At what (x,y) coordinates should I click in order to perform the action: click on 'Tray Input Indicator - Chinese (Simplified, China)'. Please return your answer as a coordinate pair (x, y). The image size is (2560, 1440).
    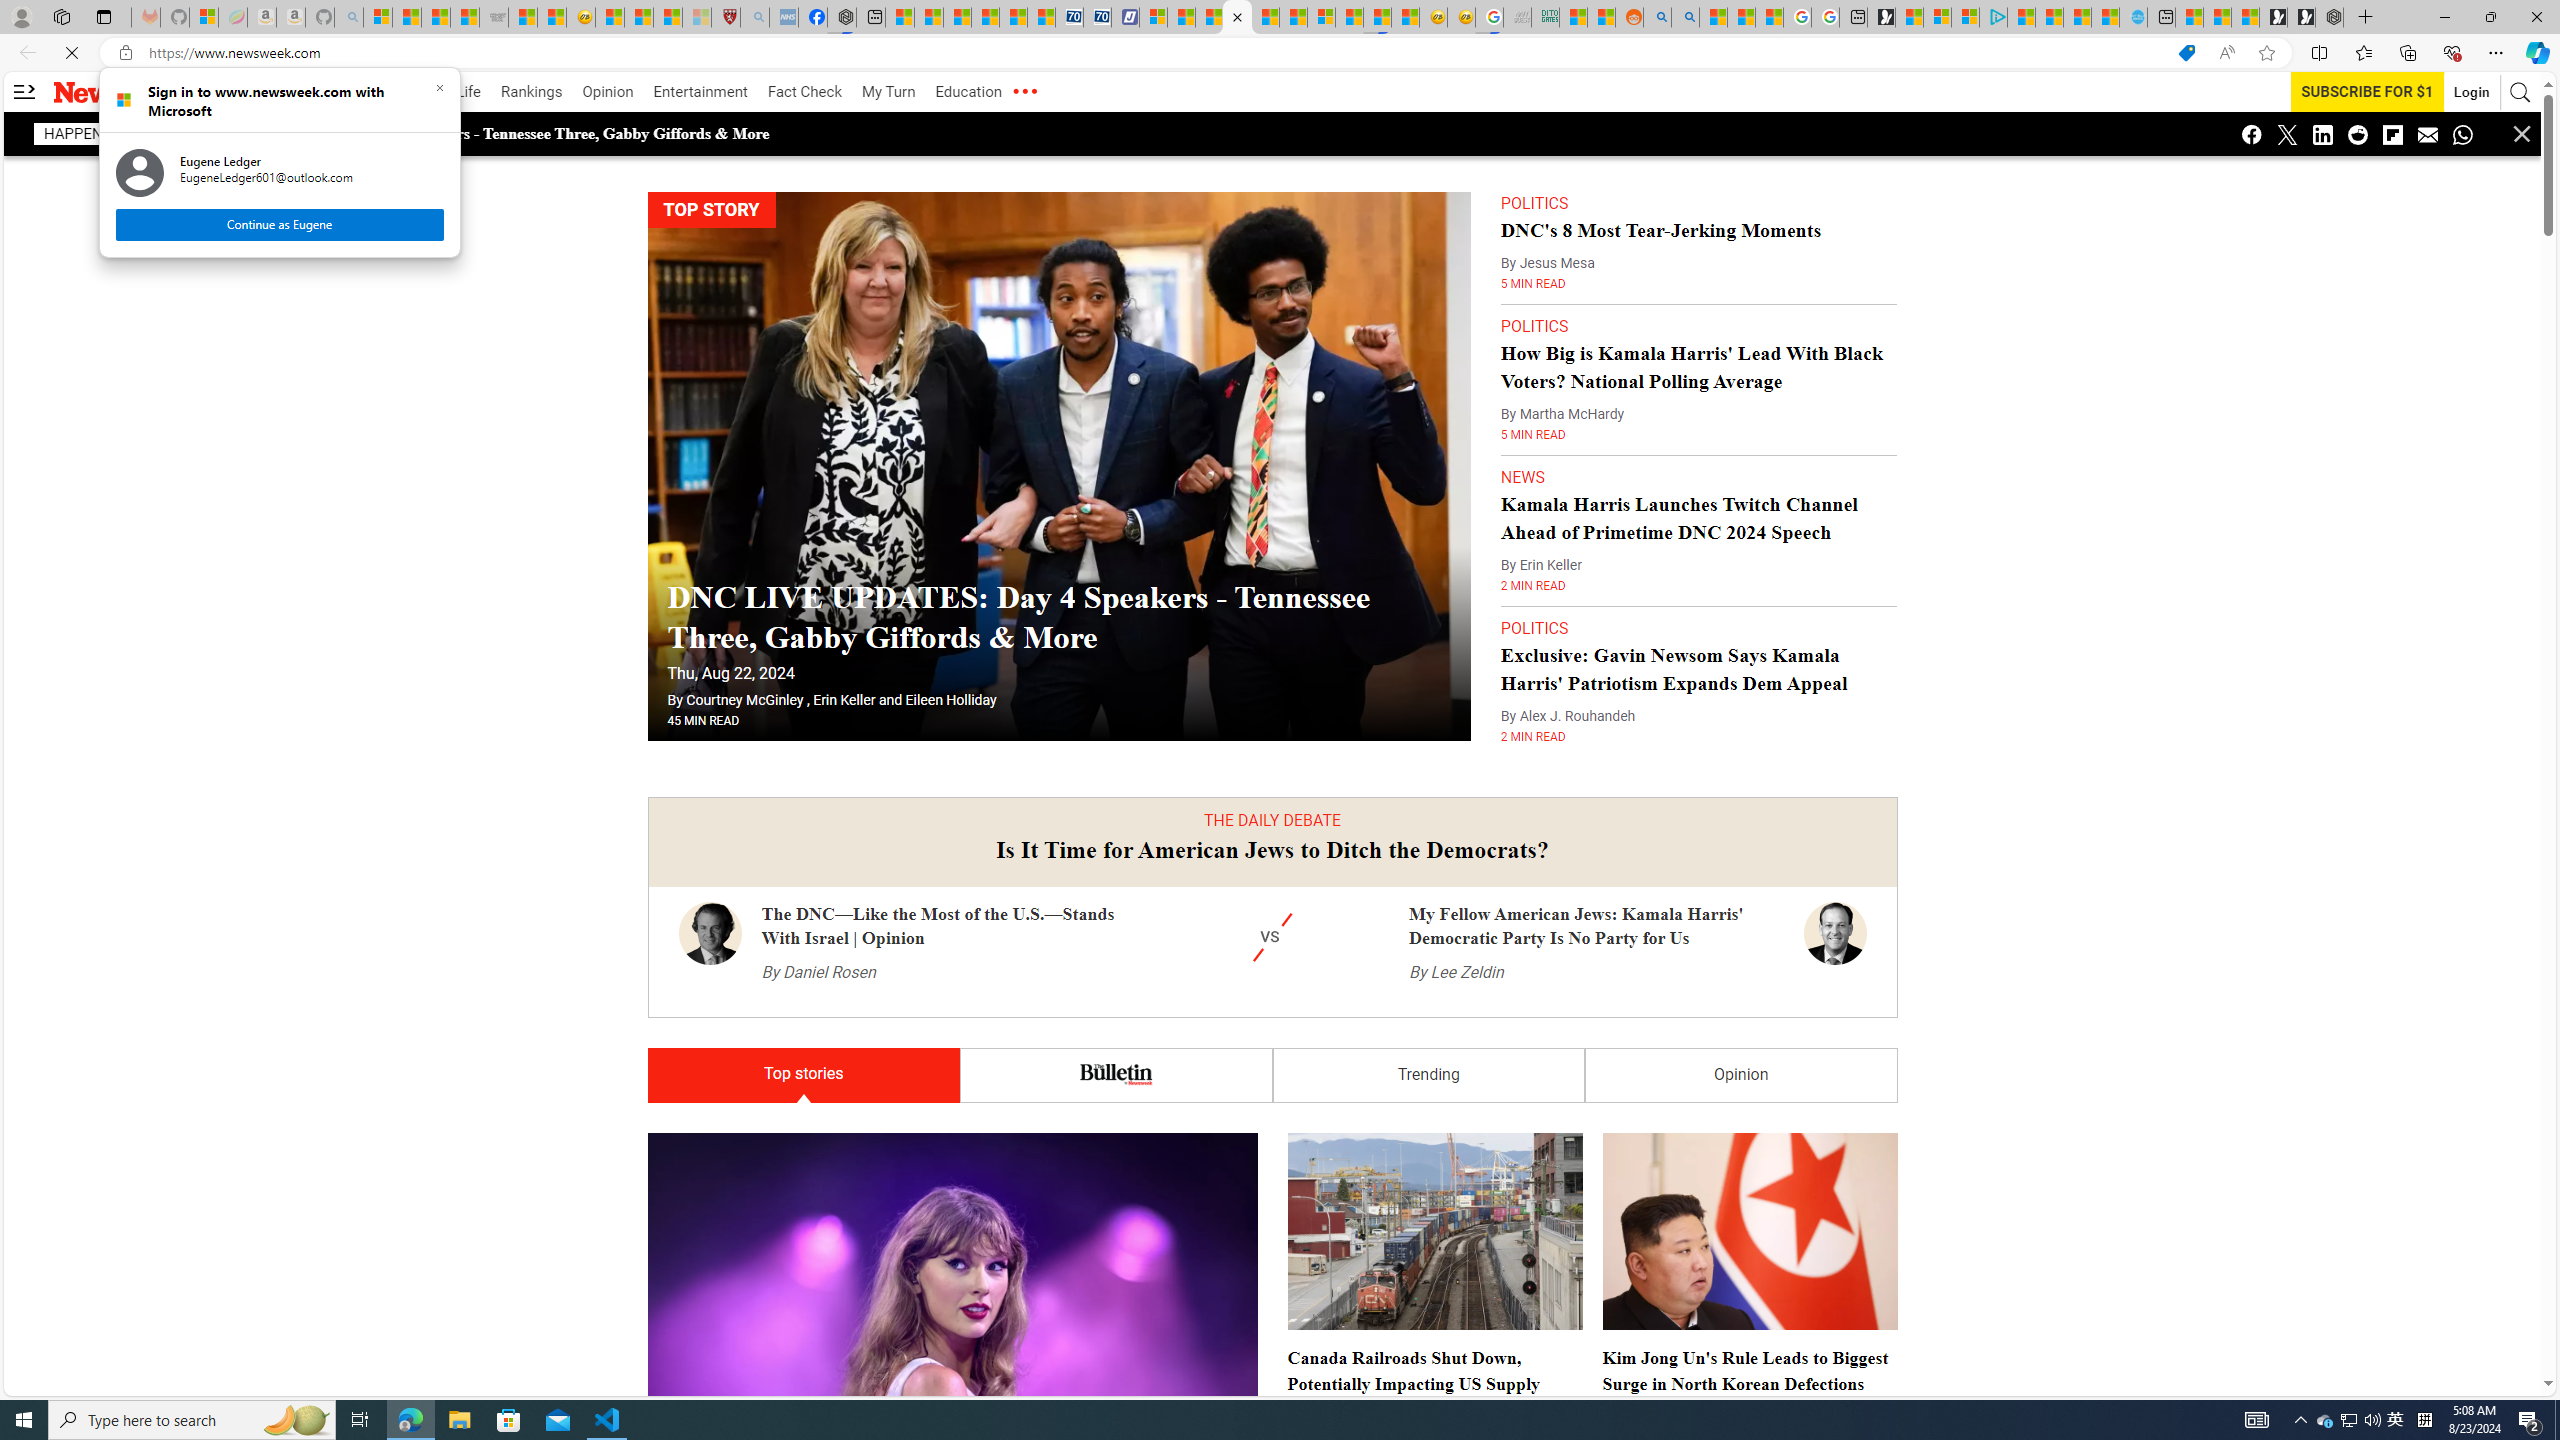
    Looking at the image, I should click on (2424, 1418).